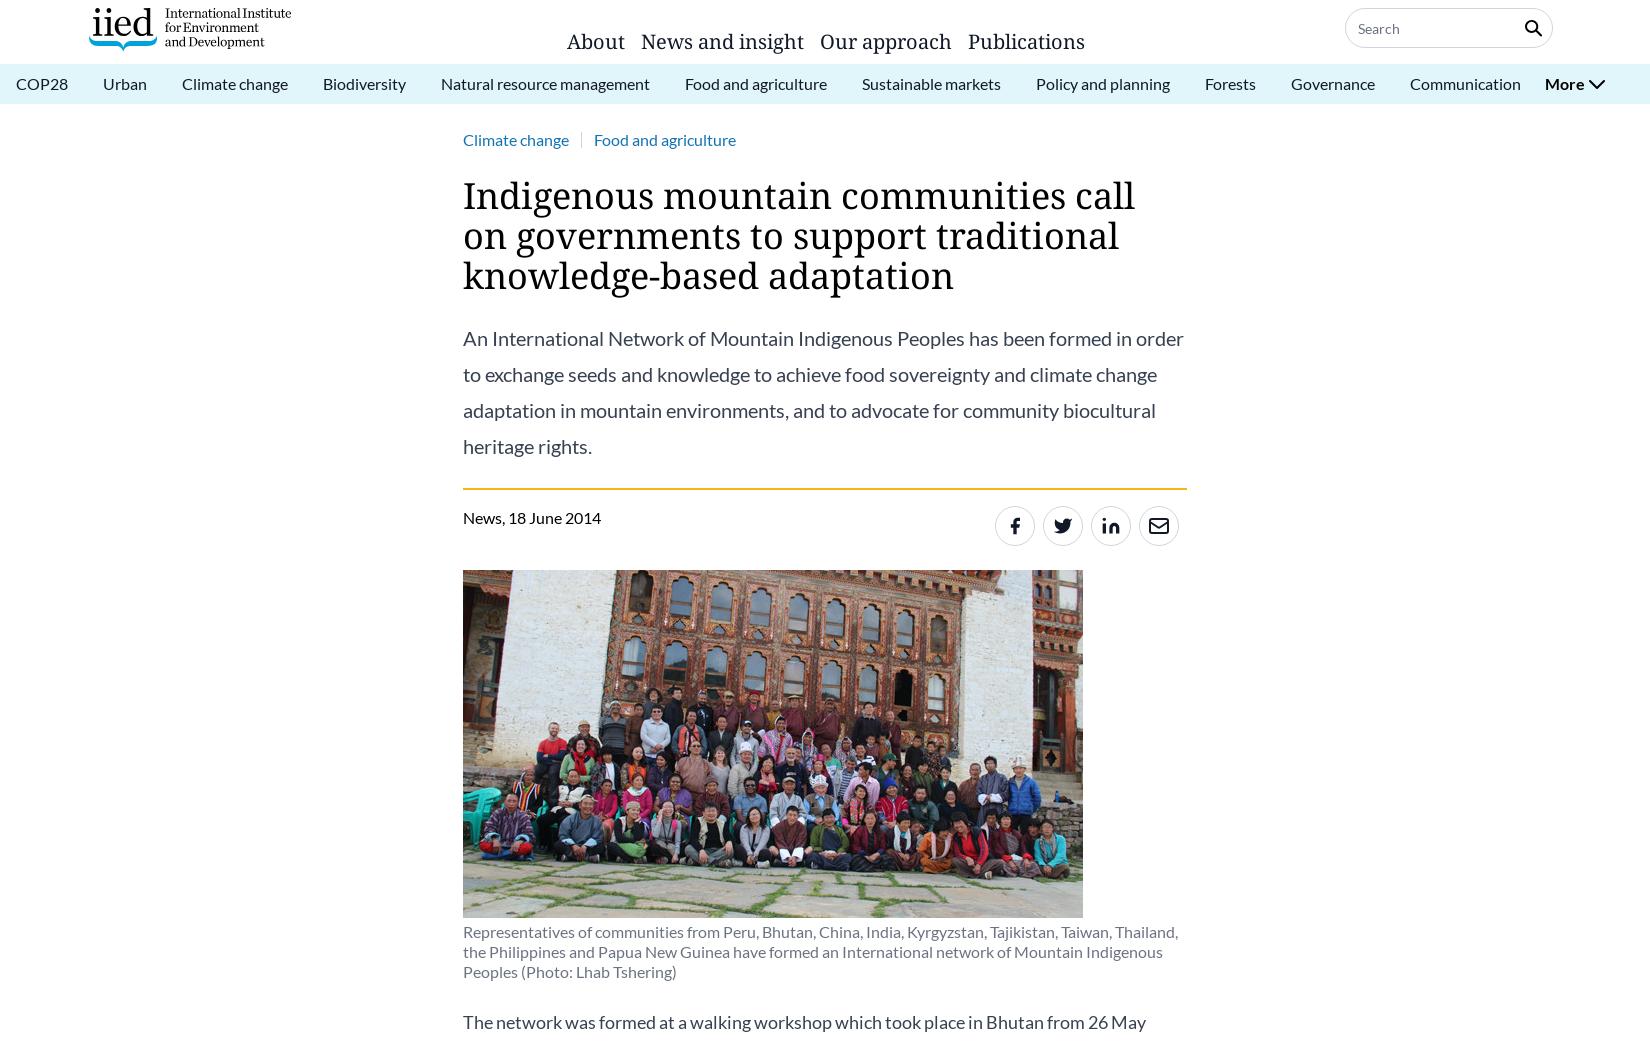 Image resolution: width=1650 pixels, height=1045 pixels. I want to click on 'News and insight', so click(721, 40).